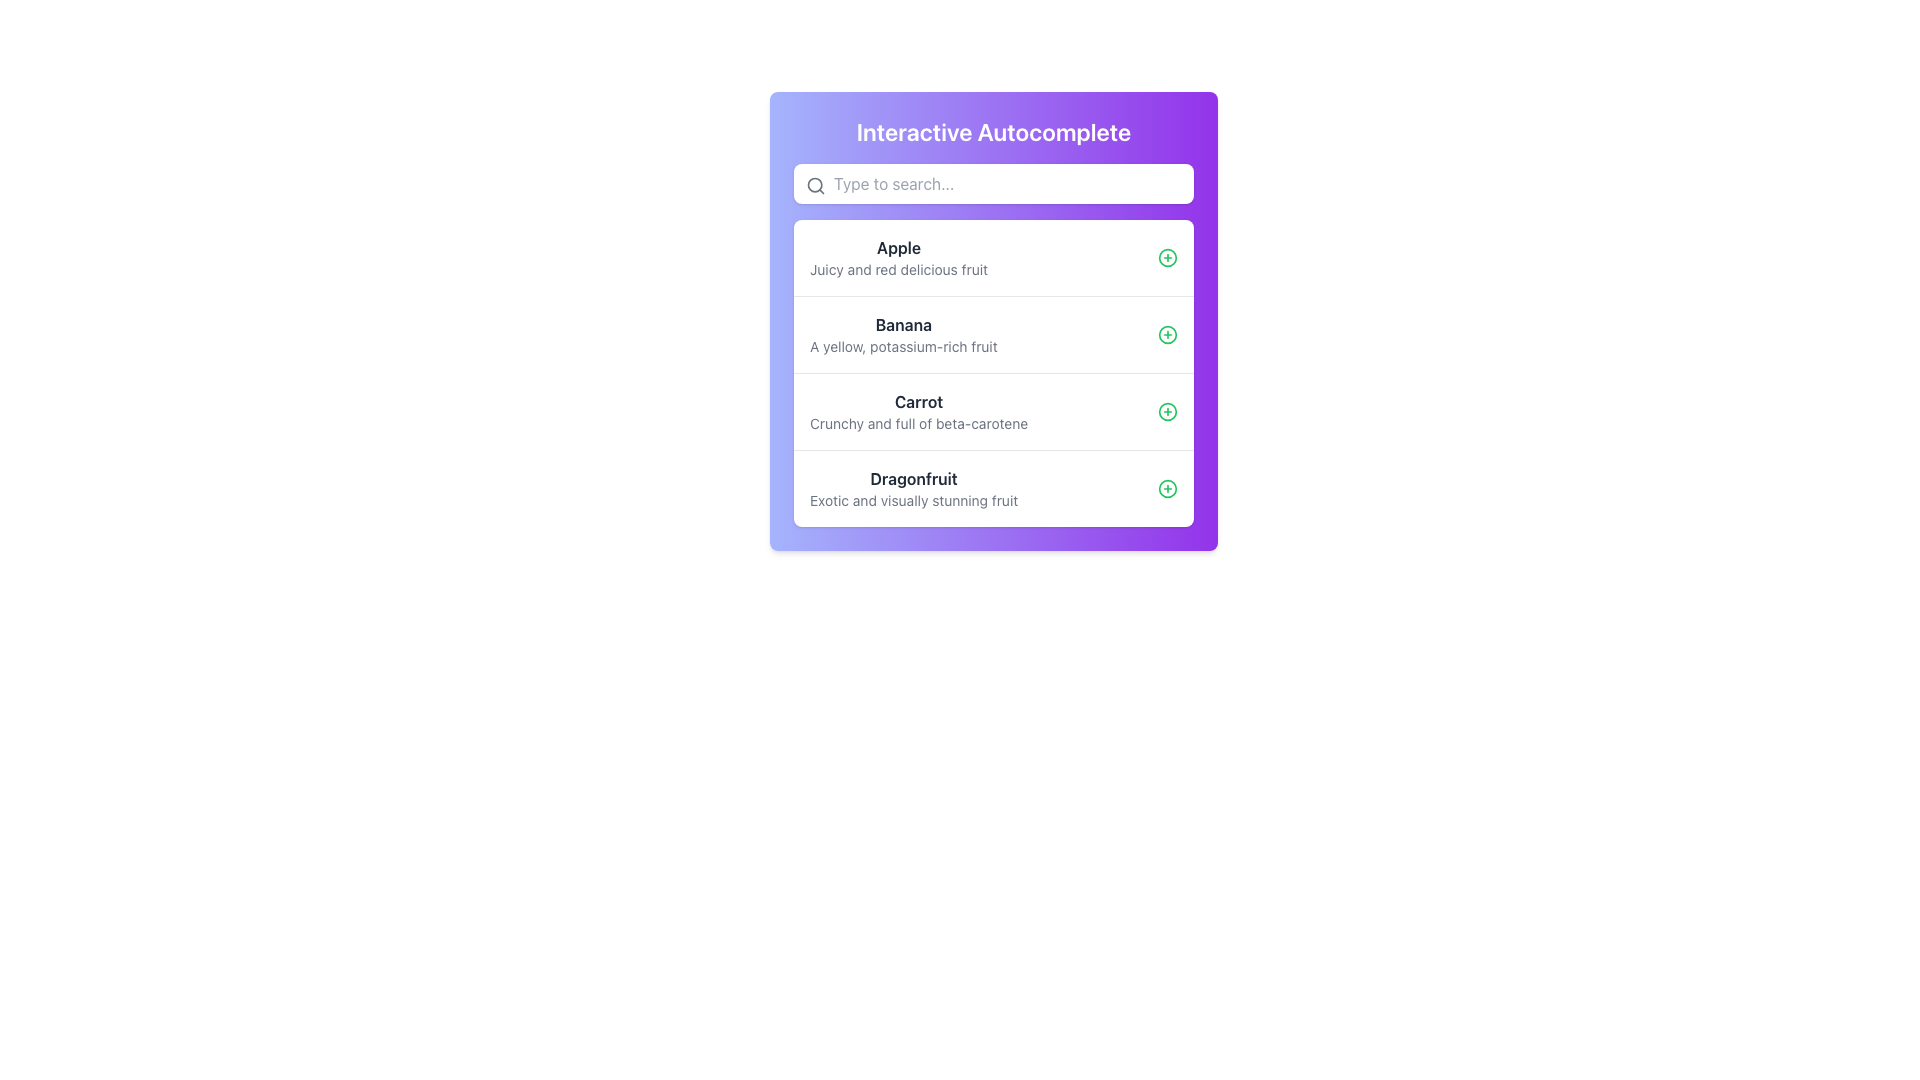  I want to click on the text label identifying the first item in the list as 'Apple' which is positioned at the top of the first entry in the autocomplete menu, so click(897, 246).